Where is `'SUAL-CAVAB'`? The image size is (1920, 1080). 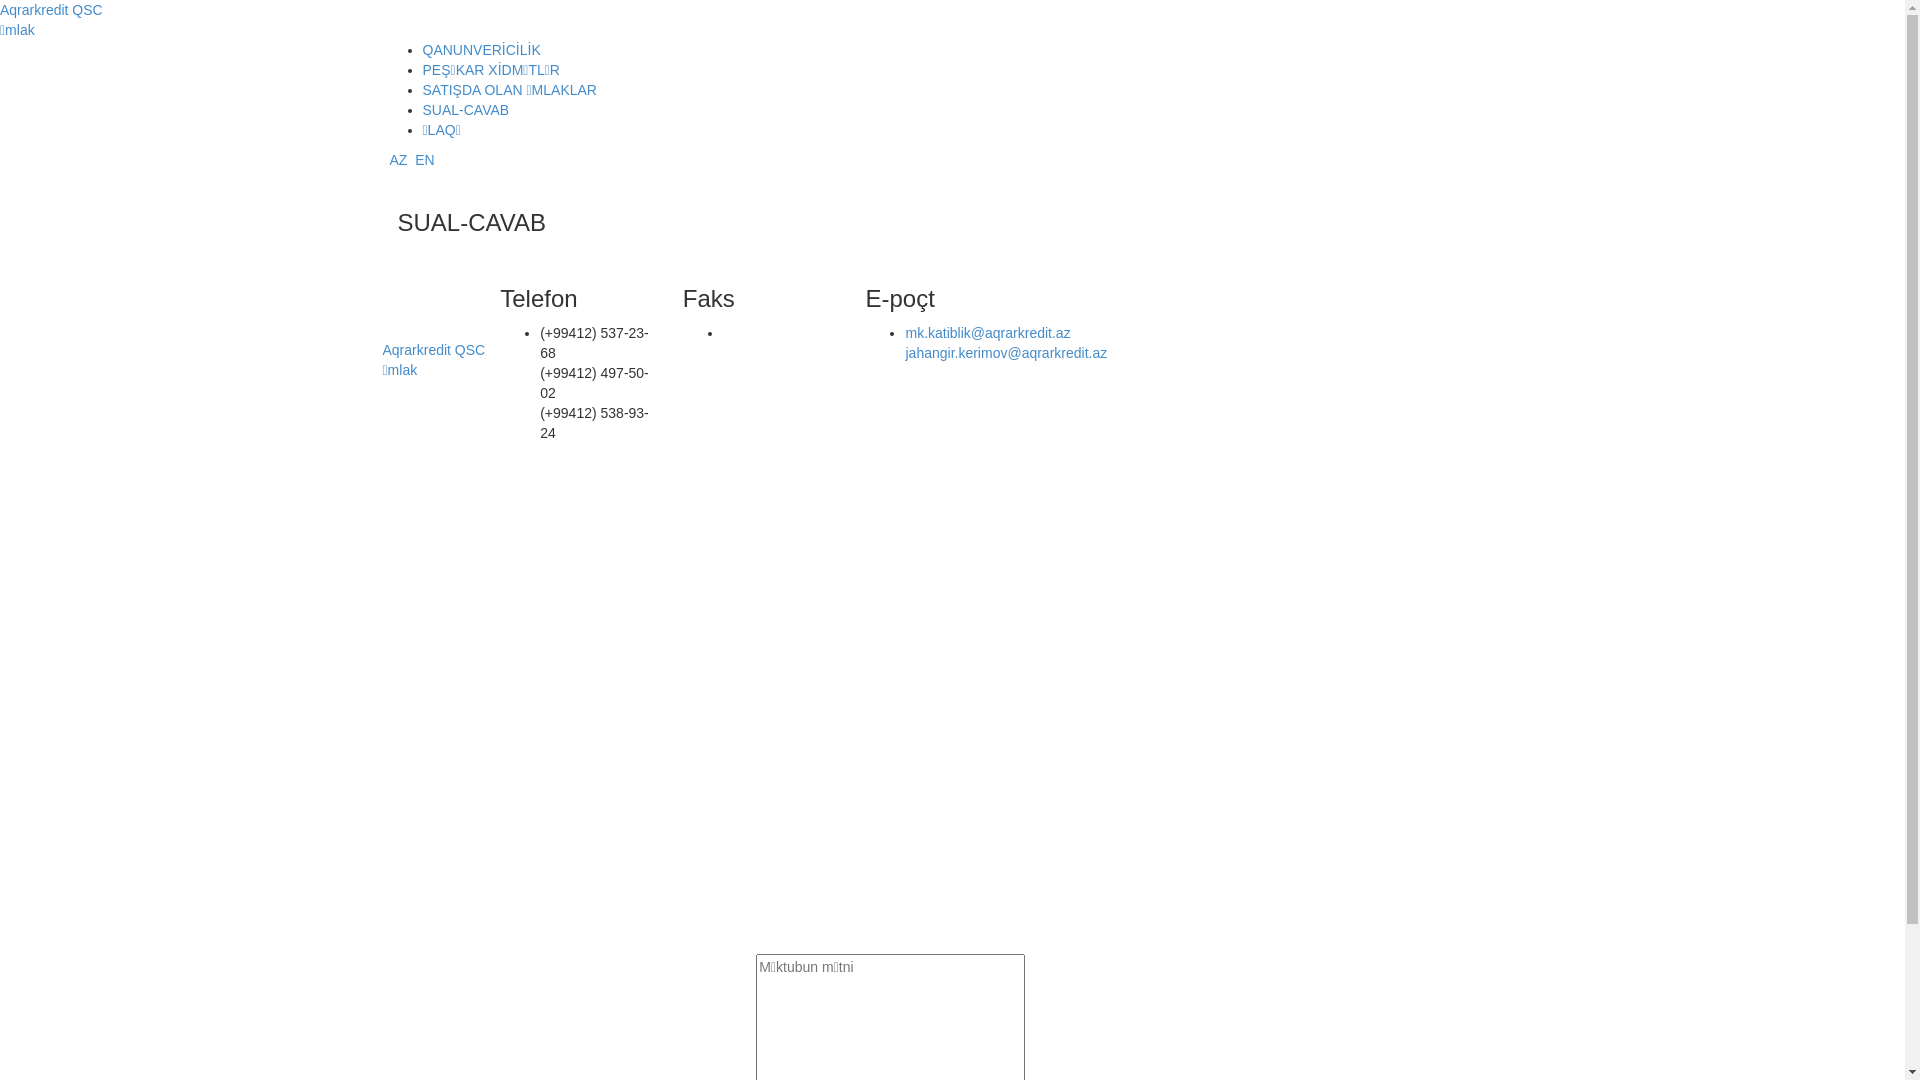 'SUAL-CAVAB' is located at coordinates (464, 110).